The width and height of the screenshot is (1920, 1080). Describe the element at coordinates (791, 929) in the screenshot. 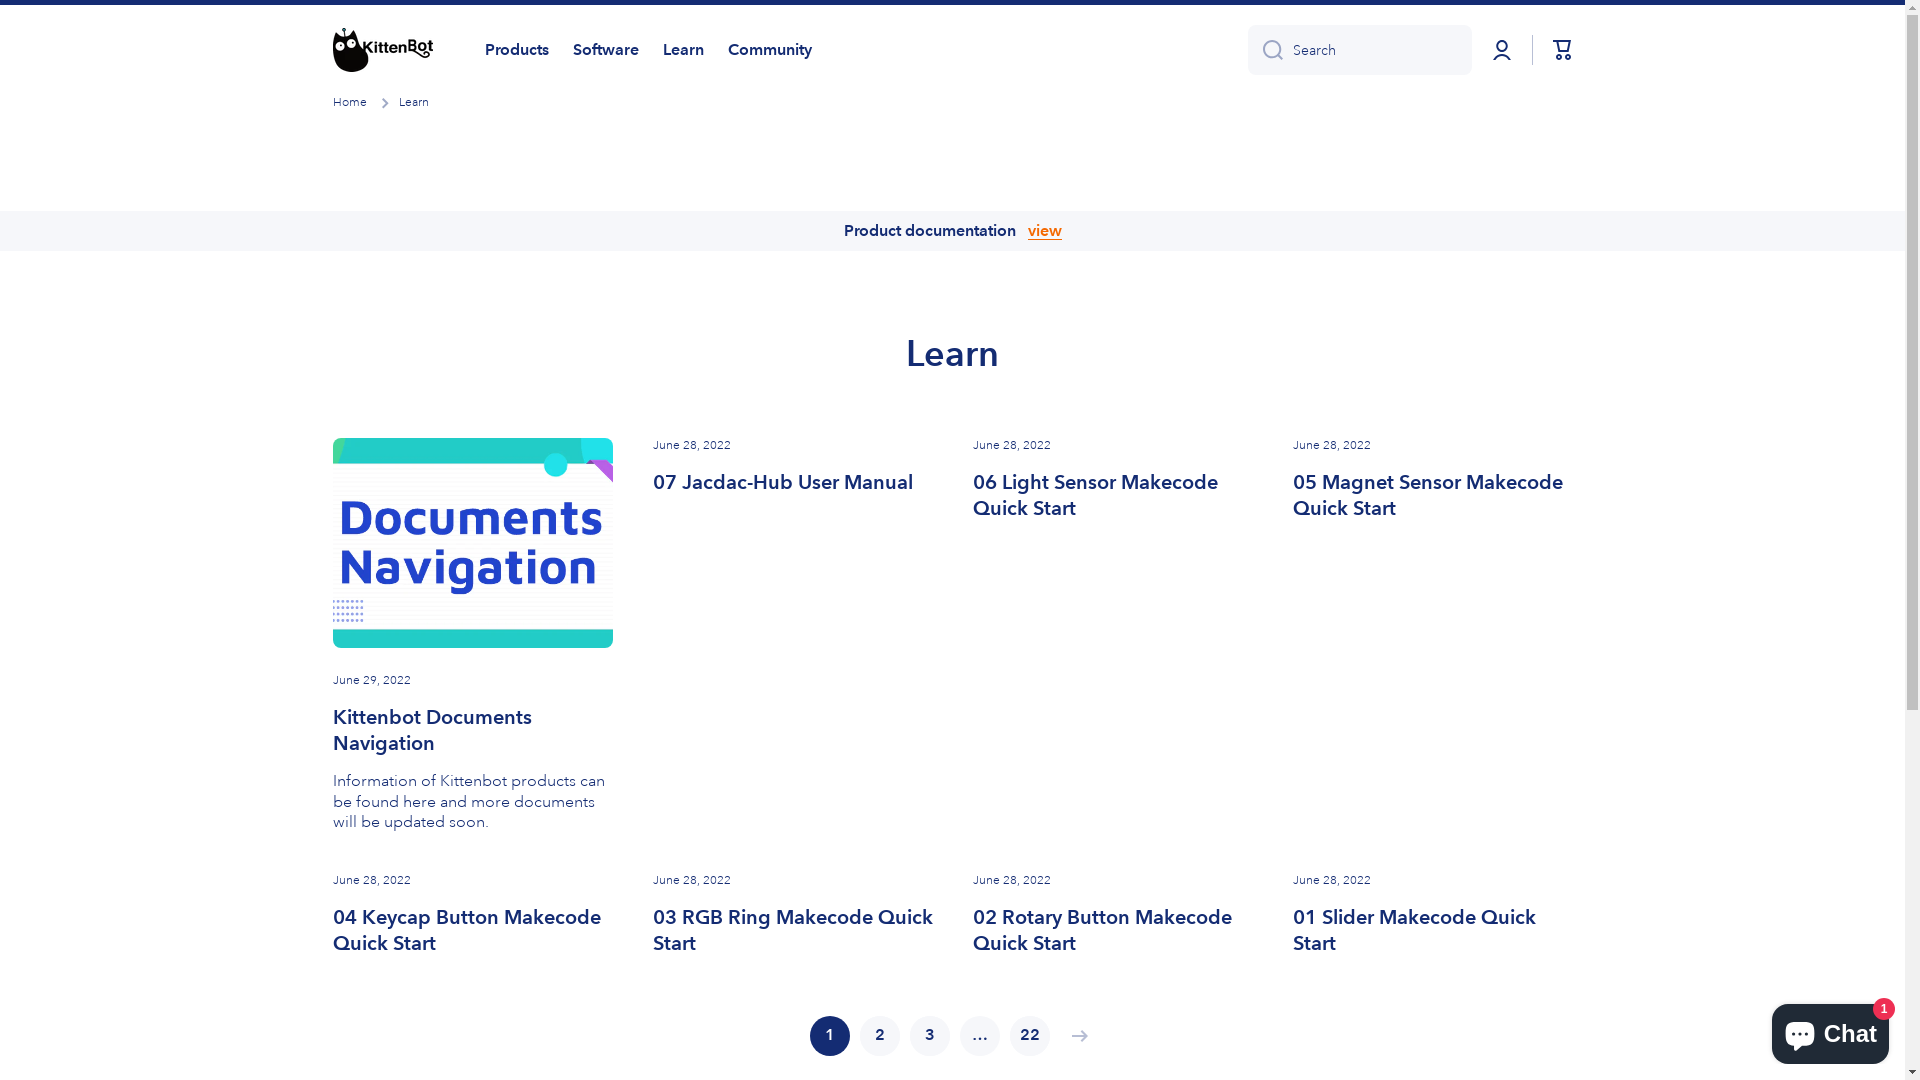

I see `'03 RGB Ring Makecode Quick Start'` at that location.